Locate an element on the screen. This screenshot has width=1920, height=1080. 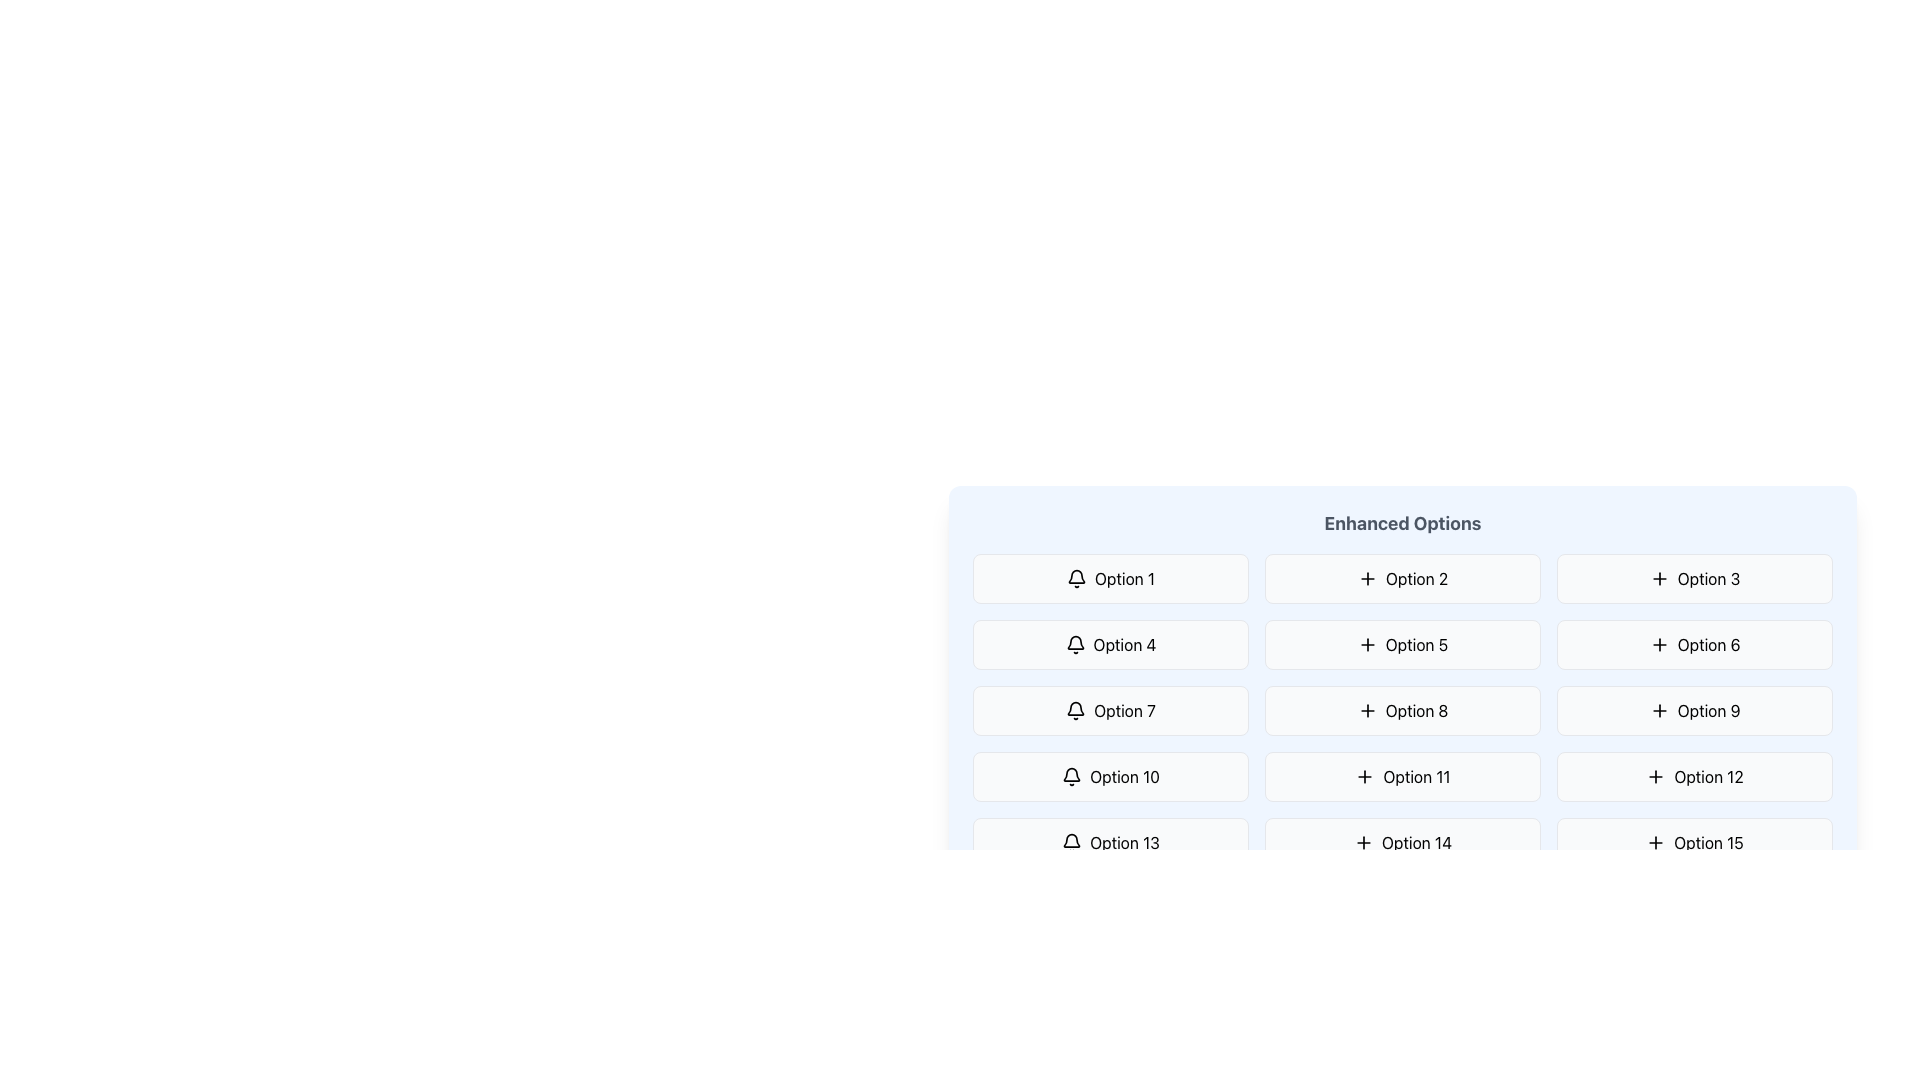
the actionable UI button labeled 'Option 9' located in the third row and third column of the grid layout for additional information or styling effects is located at coordinates (1693, 709).